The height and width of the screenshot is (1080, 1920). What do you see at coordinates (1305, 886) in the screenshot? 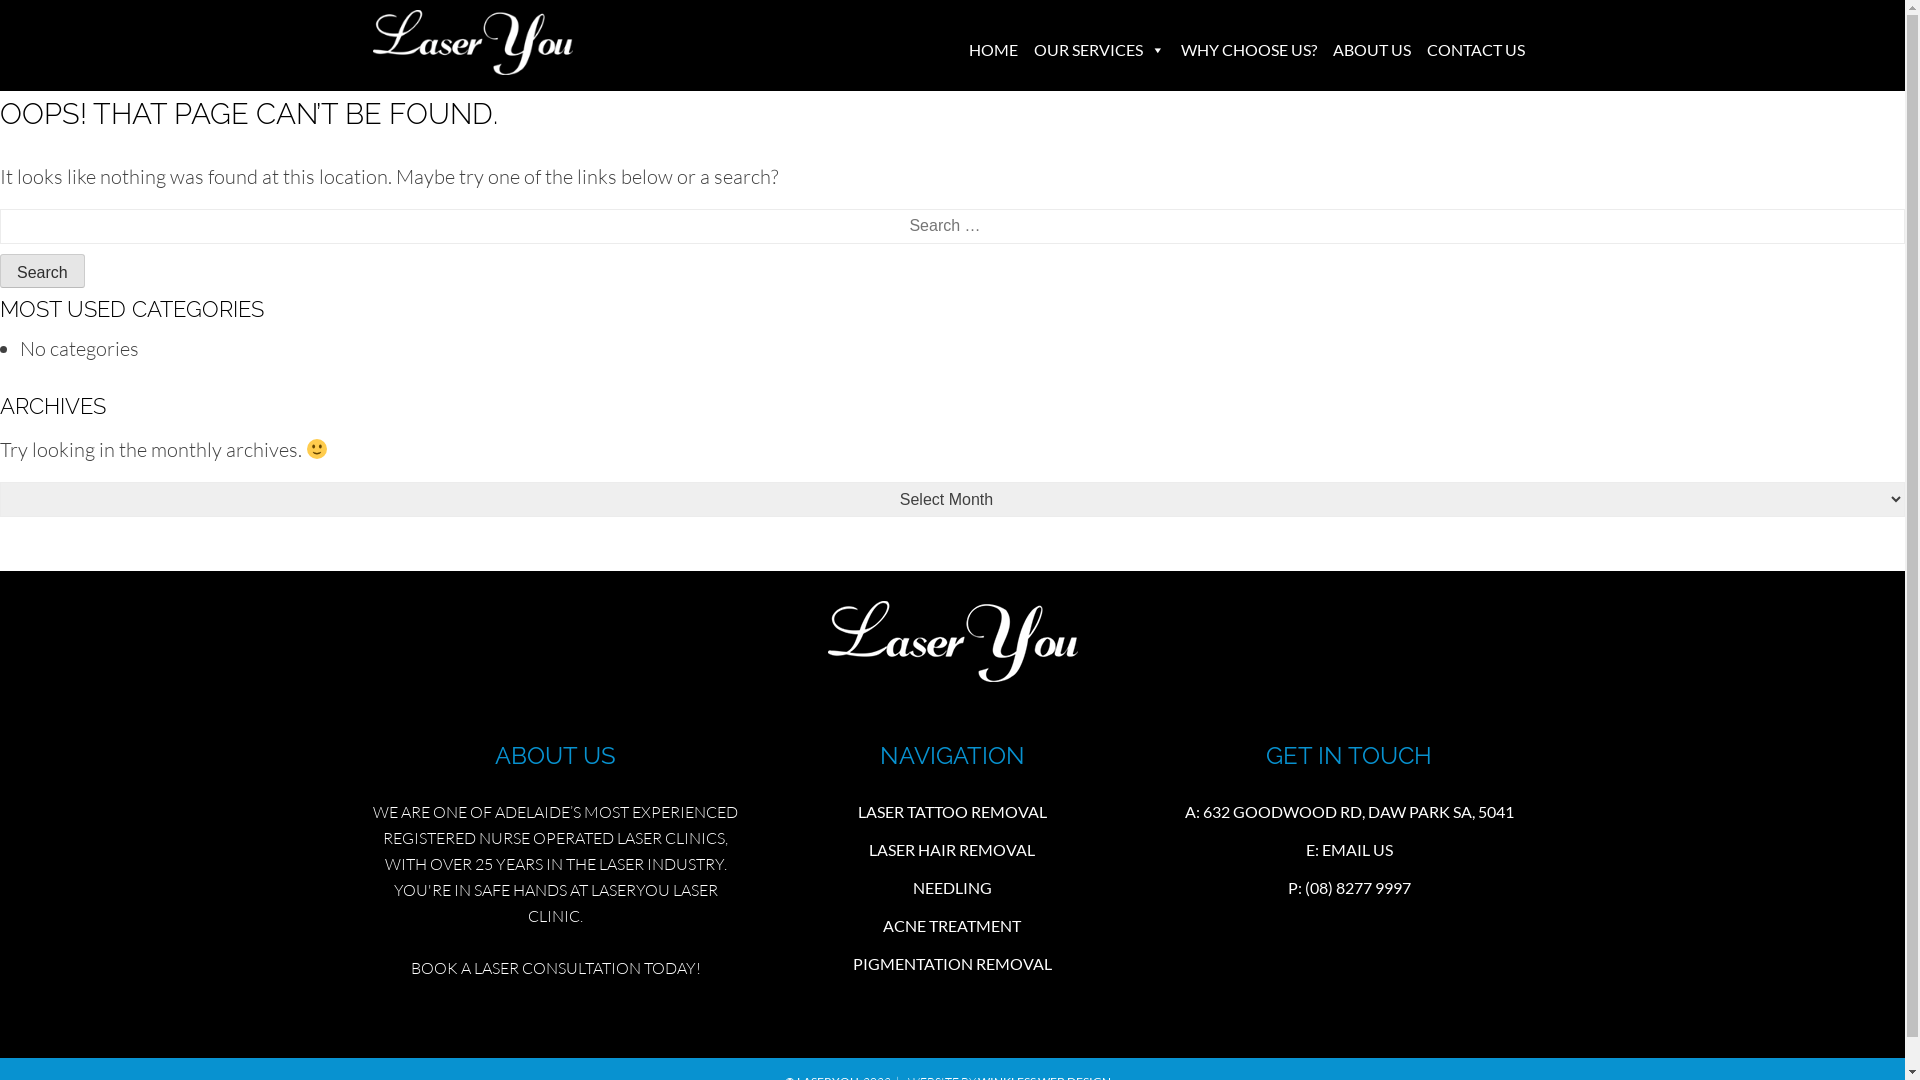
I see `'(08) 8277 9997'` at bounding box center [1305, 886].